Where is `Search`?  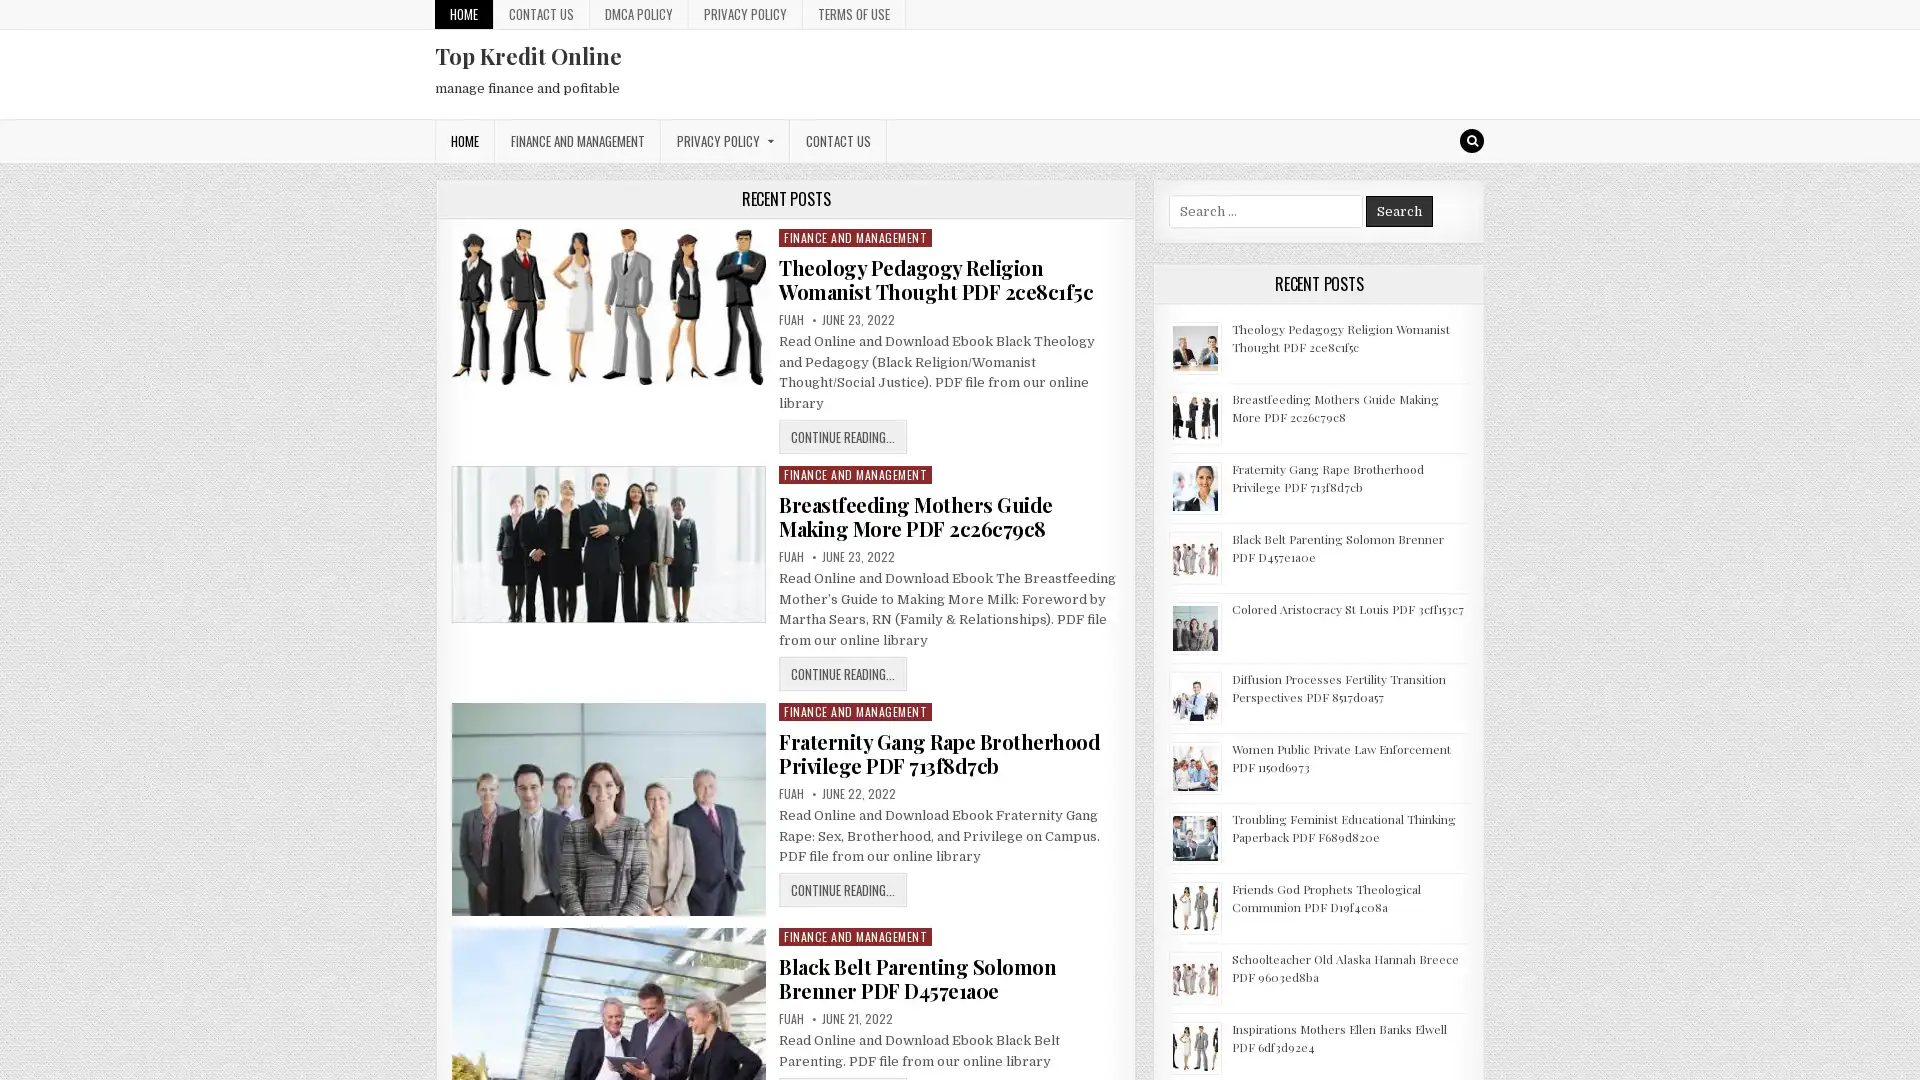 Search is located at coordinates (1398, 211).